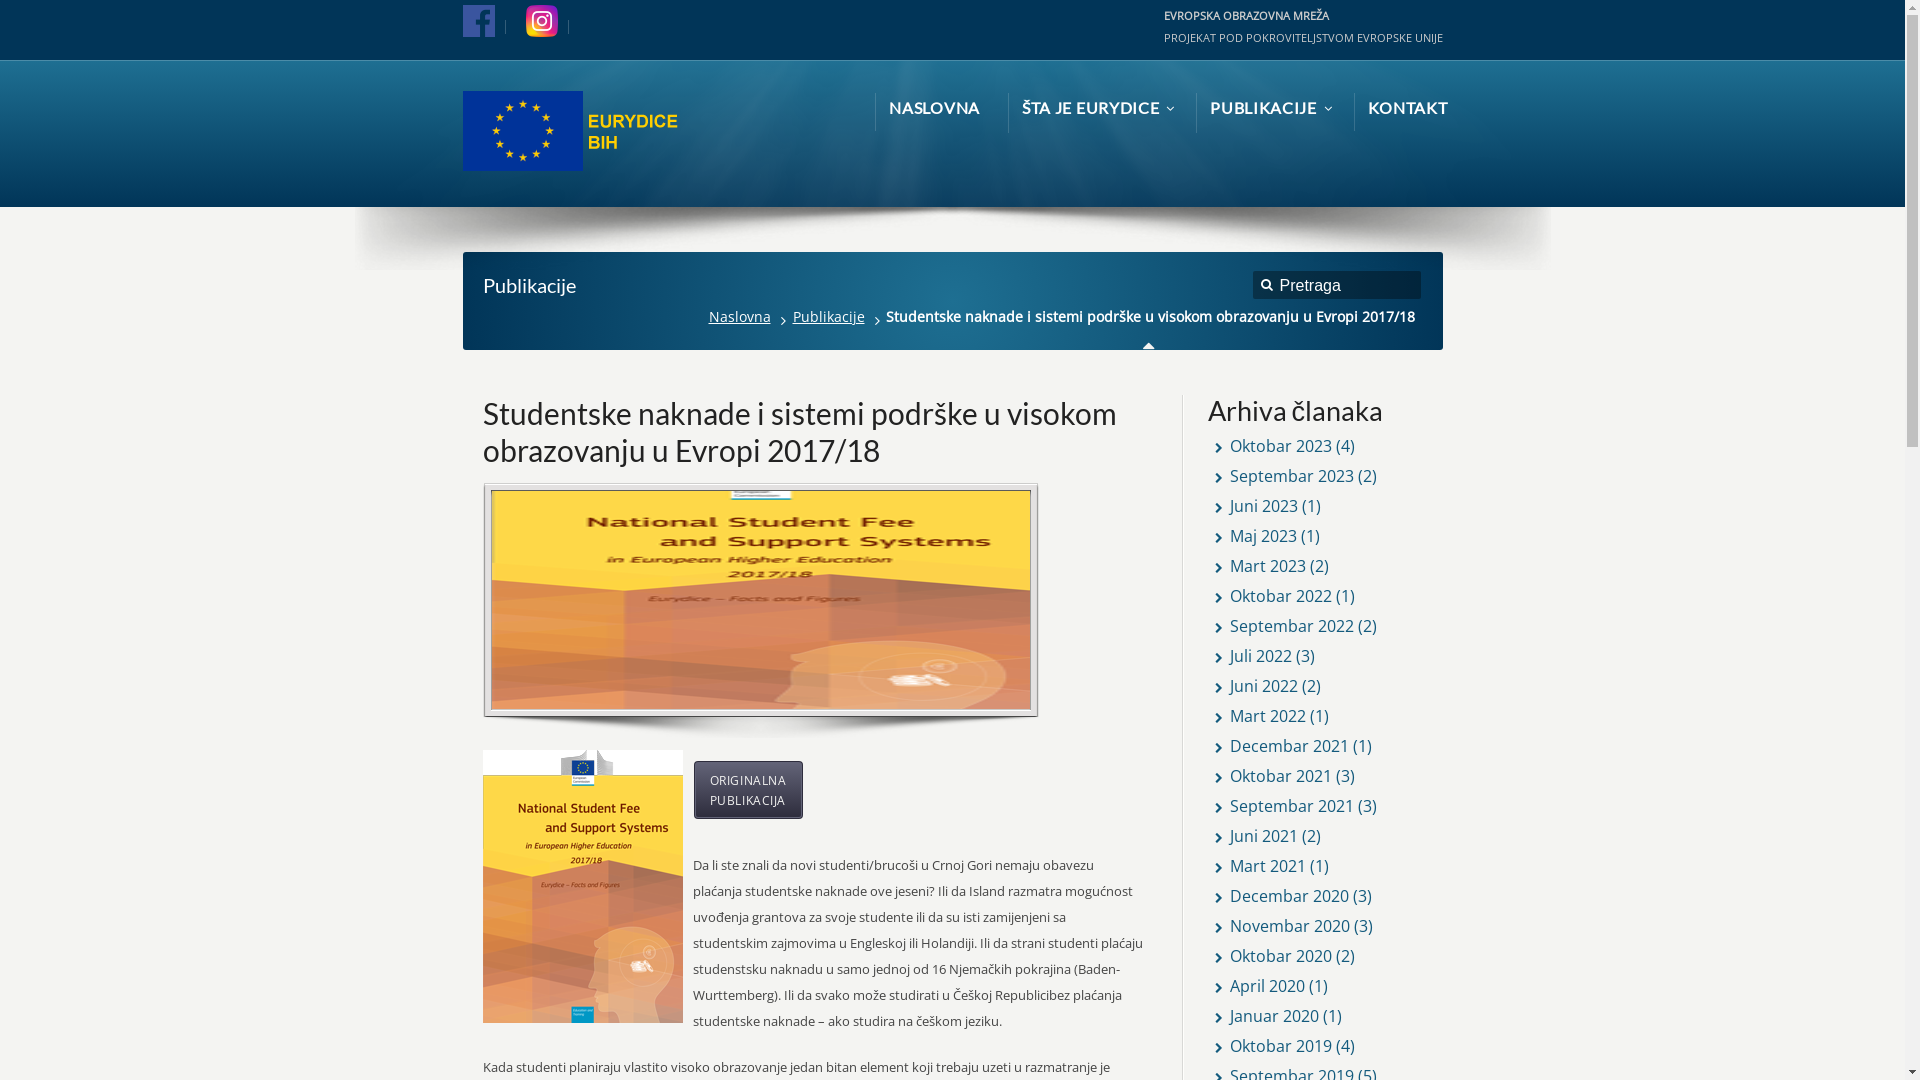 This screenshot has width=1920, height=1080. I want to click on 'Septembar 2021', so click(1291, 805).